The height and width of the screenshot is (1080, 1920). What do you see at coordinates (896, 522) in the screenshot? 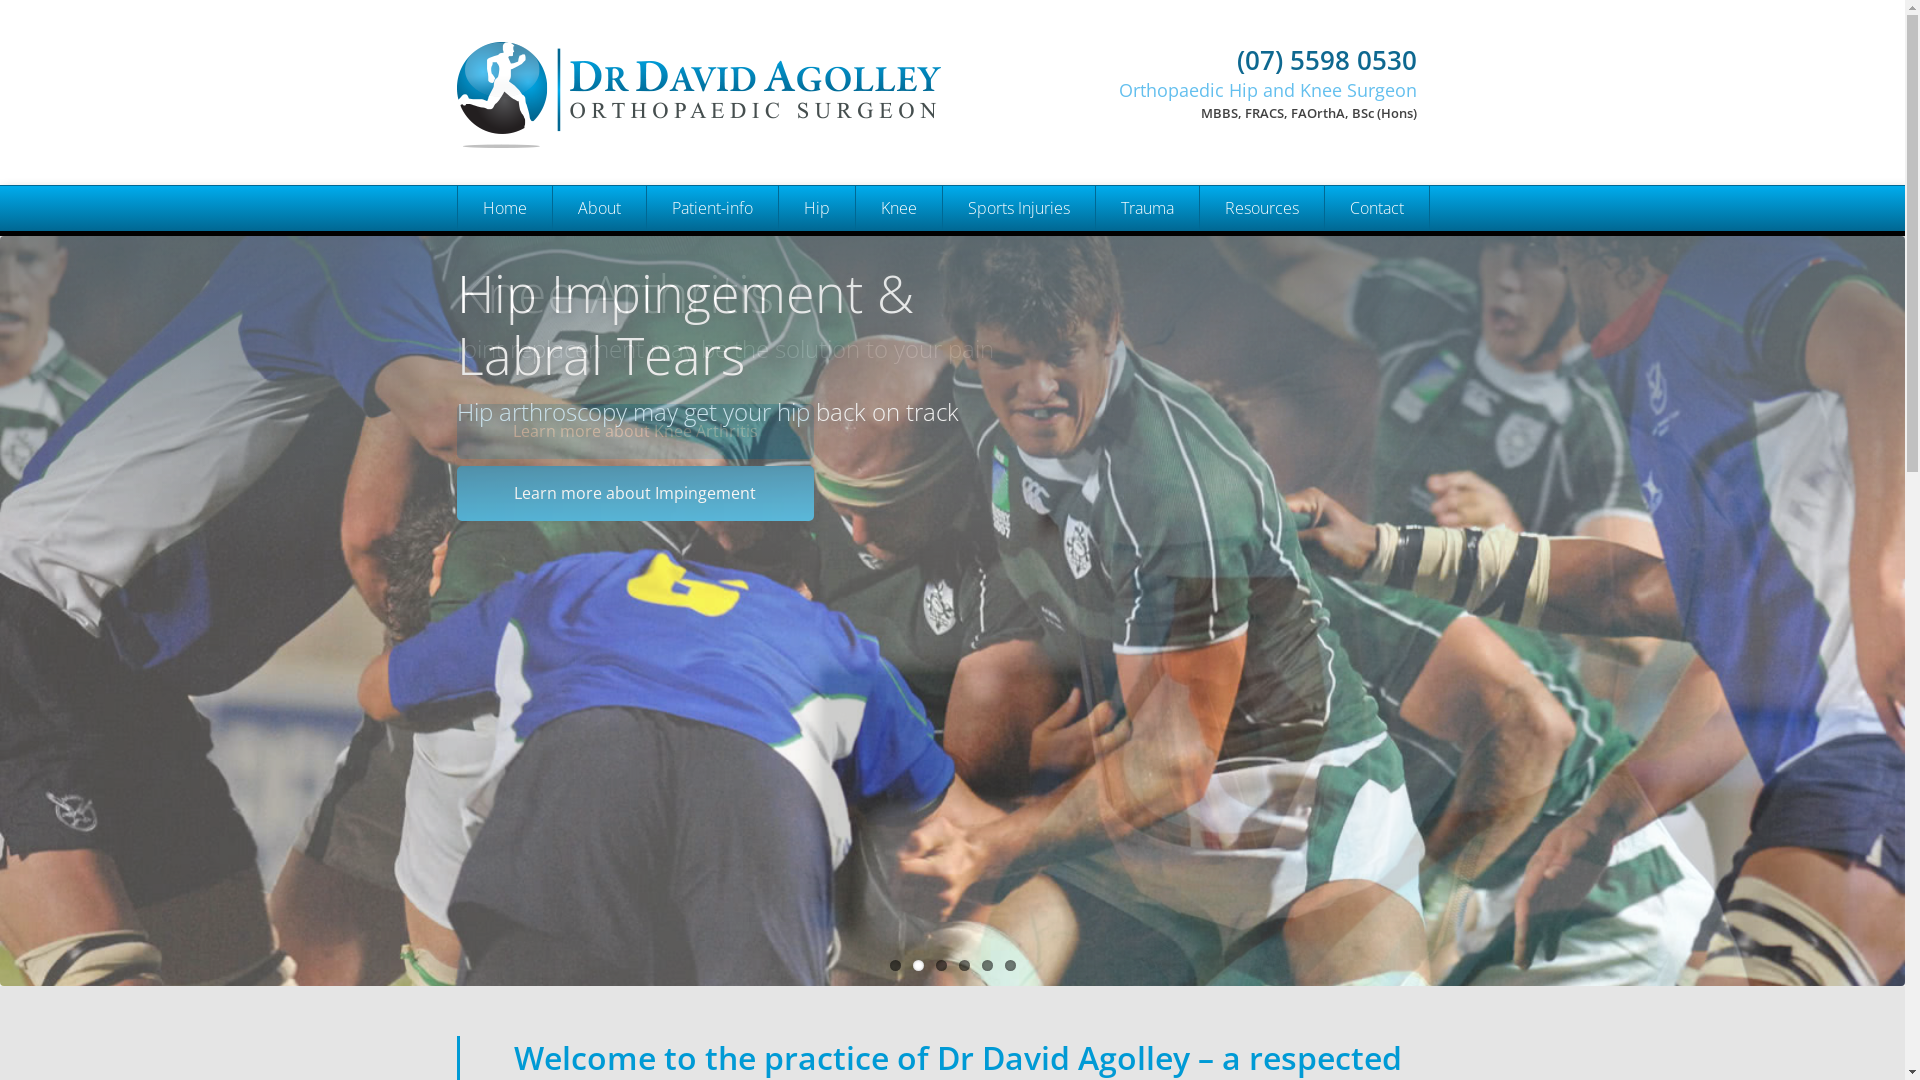
I see `'Knee Patella Dislocation'` at bounding box center [896, 522].